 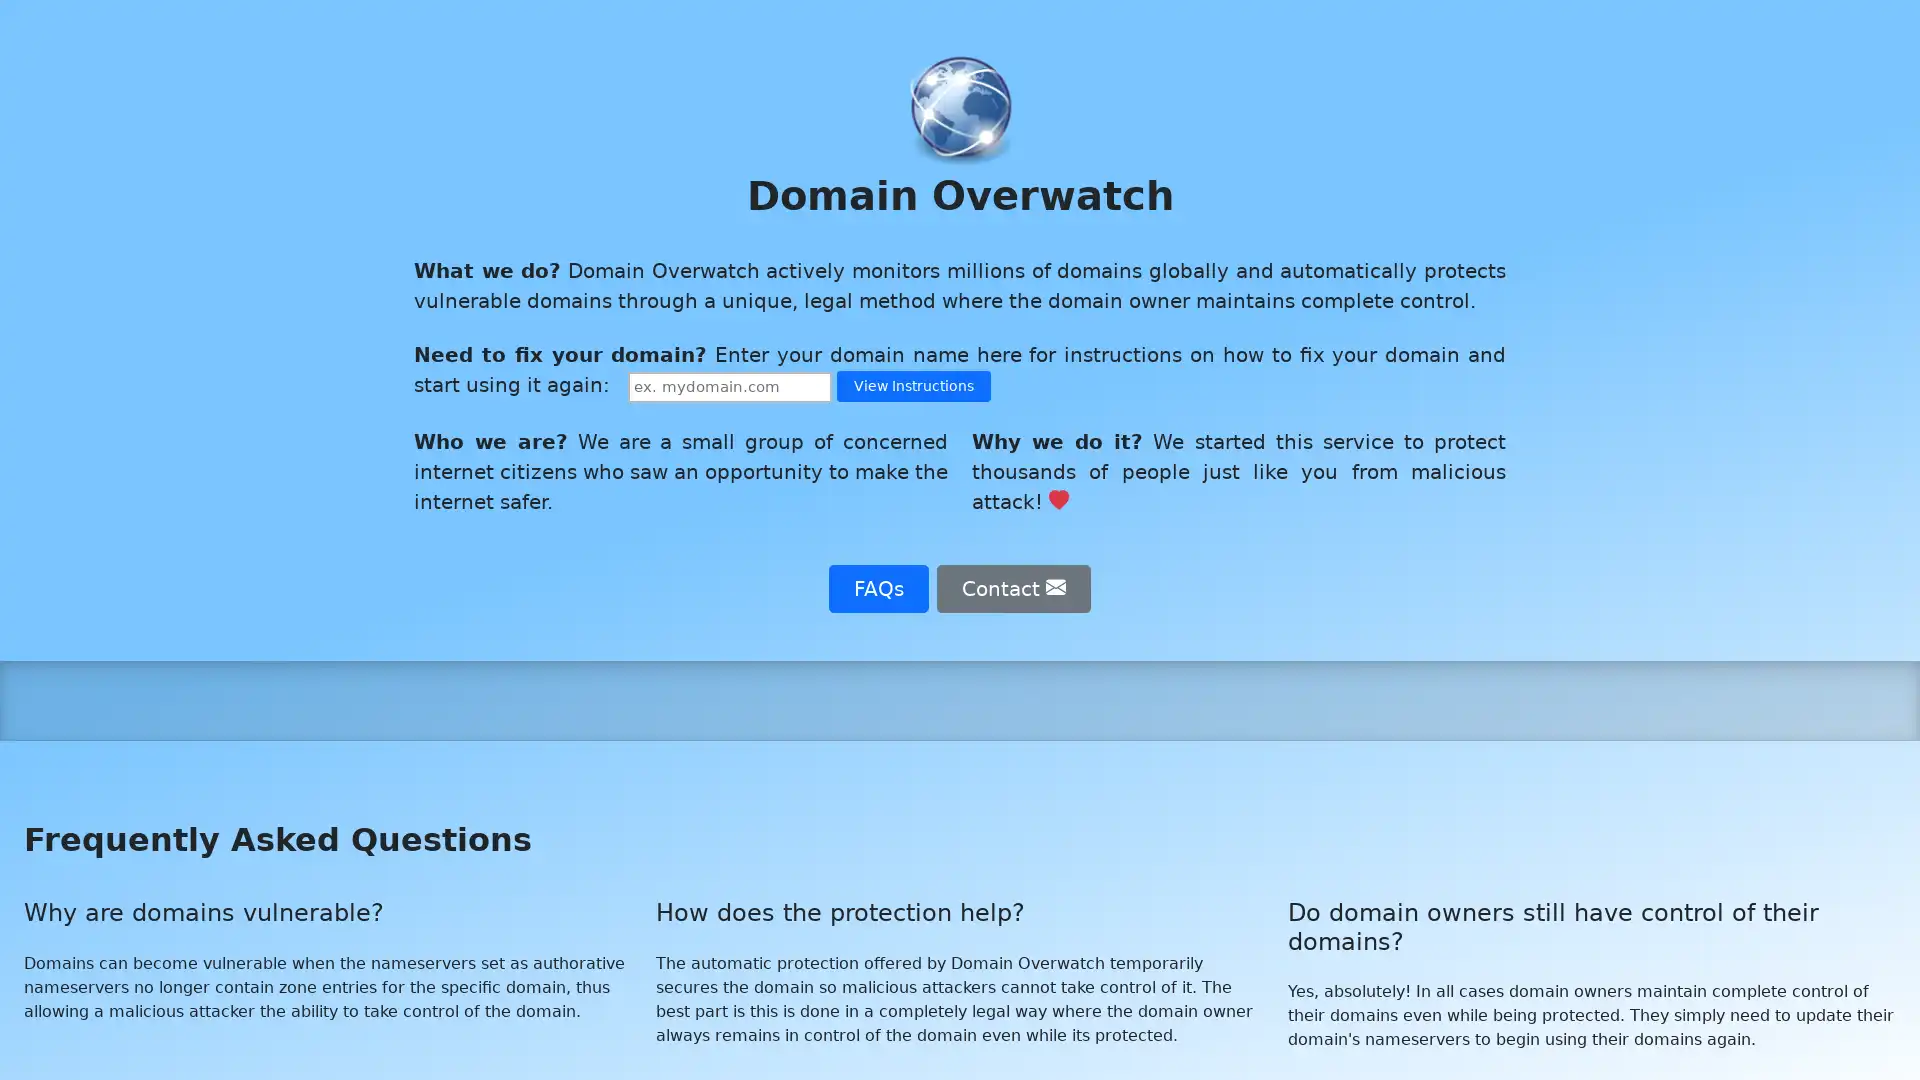 I want to click on View Instructions, so click(x=912, y=386).